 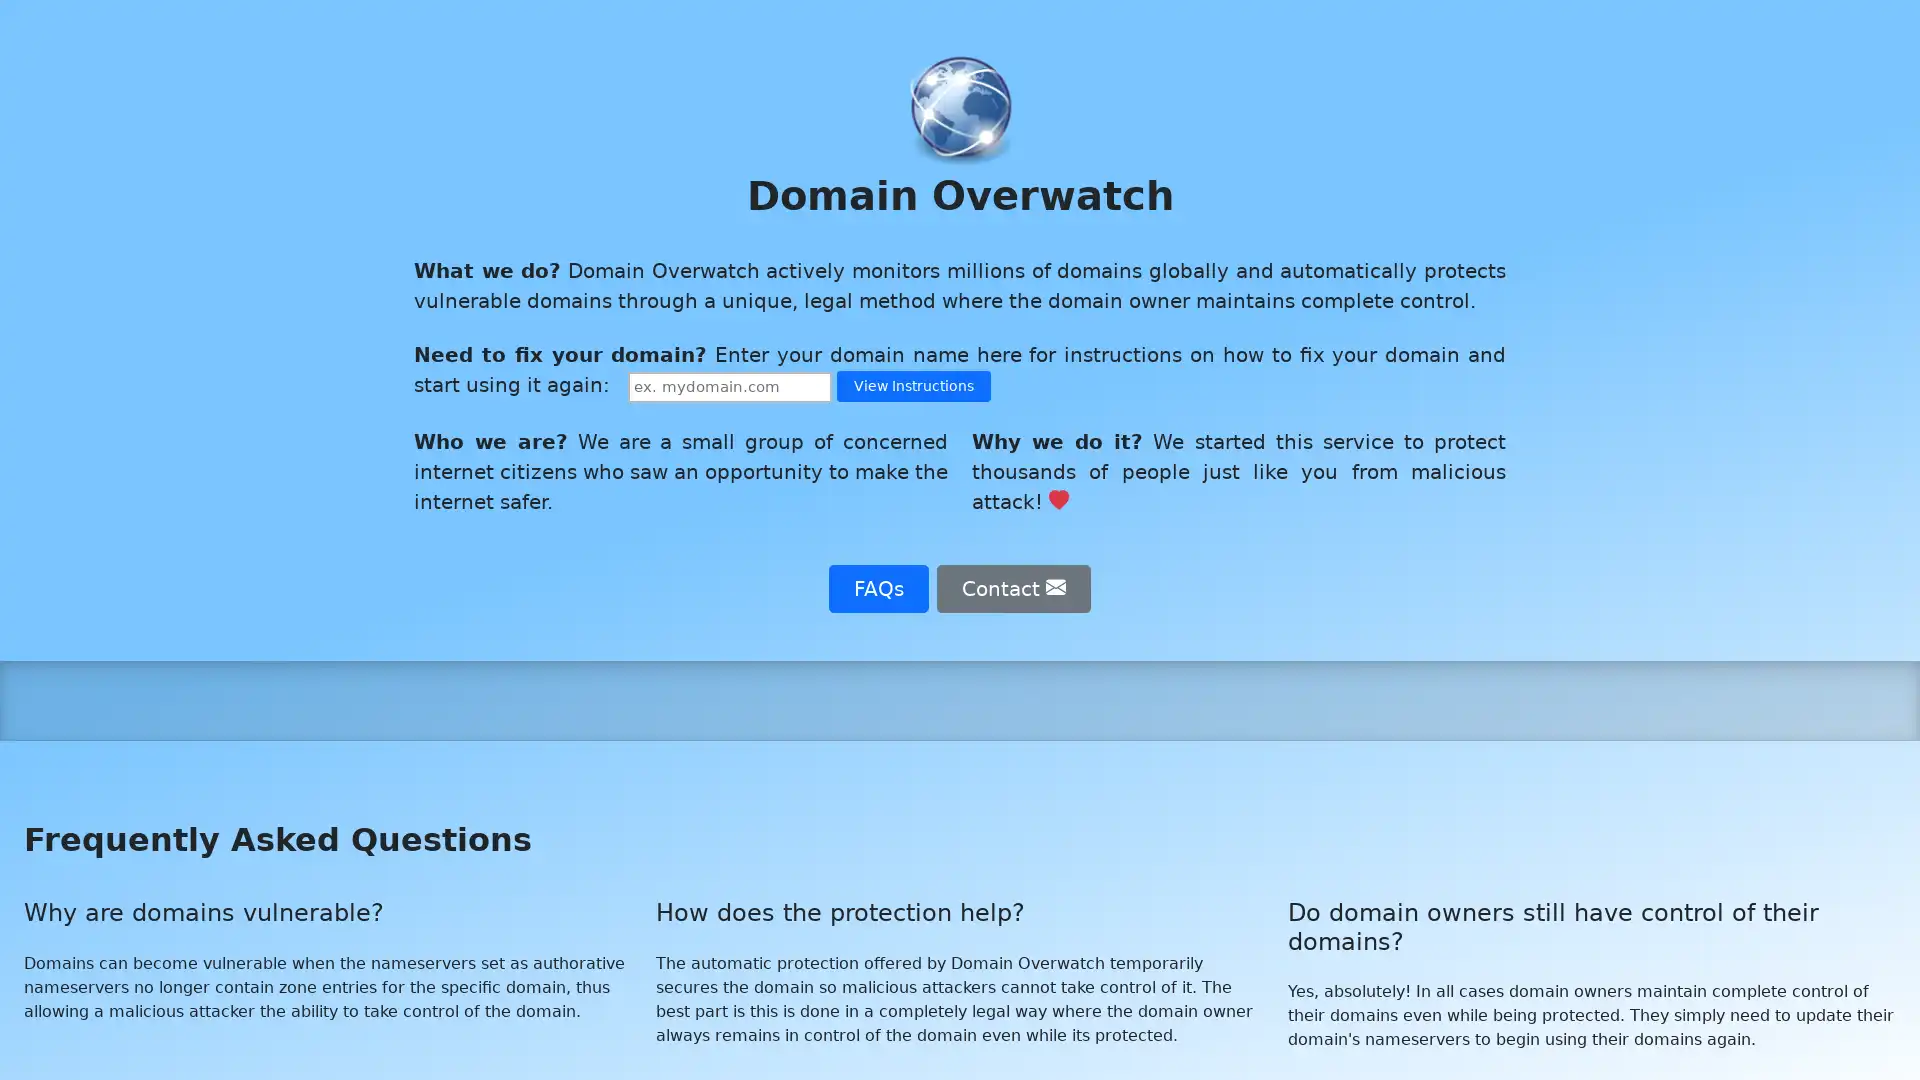 I want to click on View Instructions, so click(x=912, y=386).